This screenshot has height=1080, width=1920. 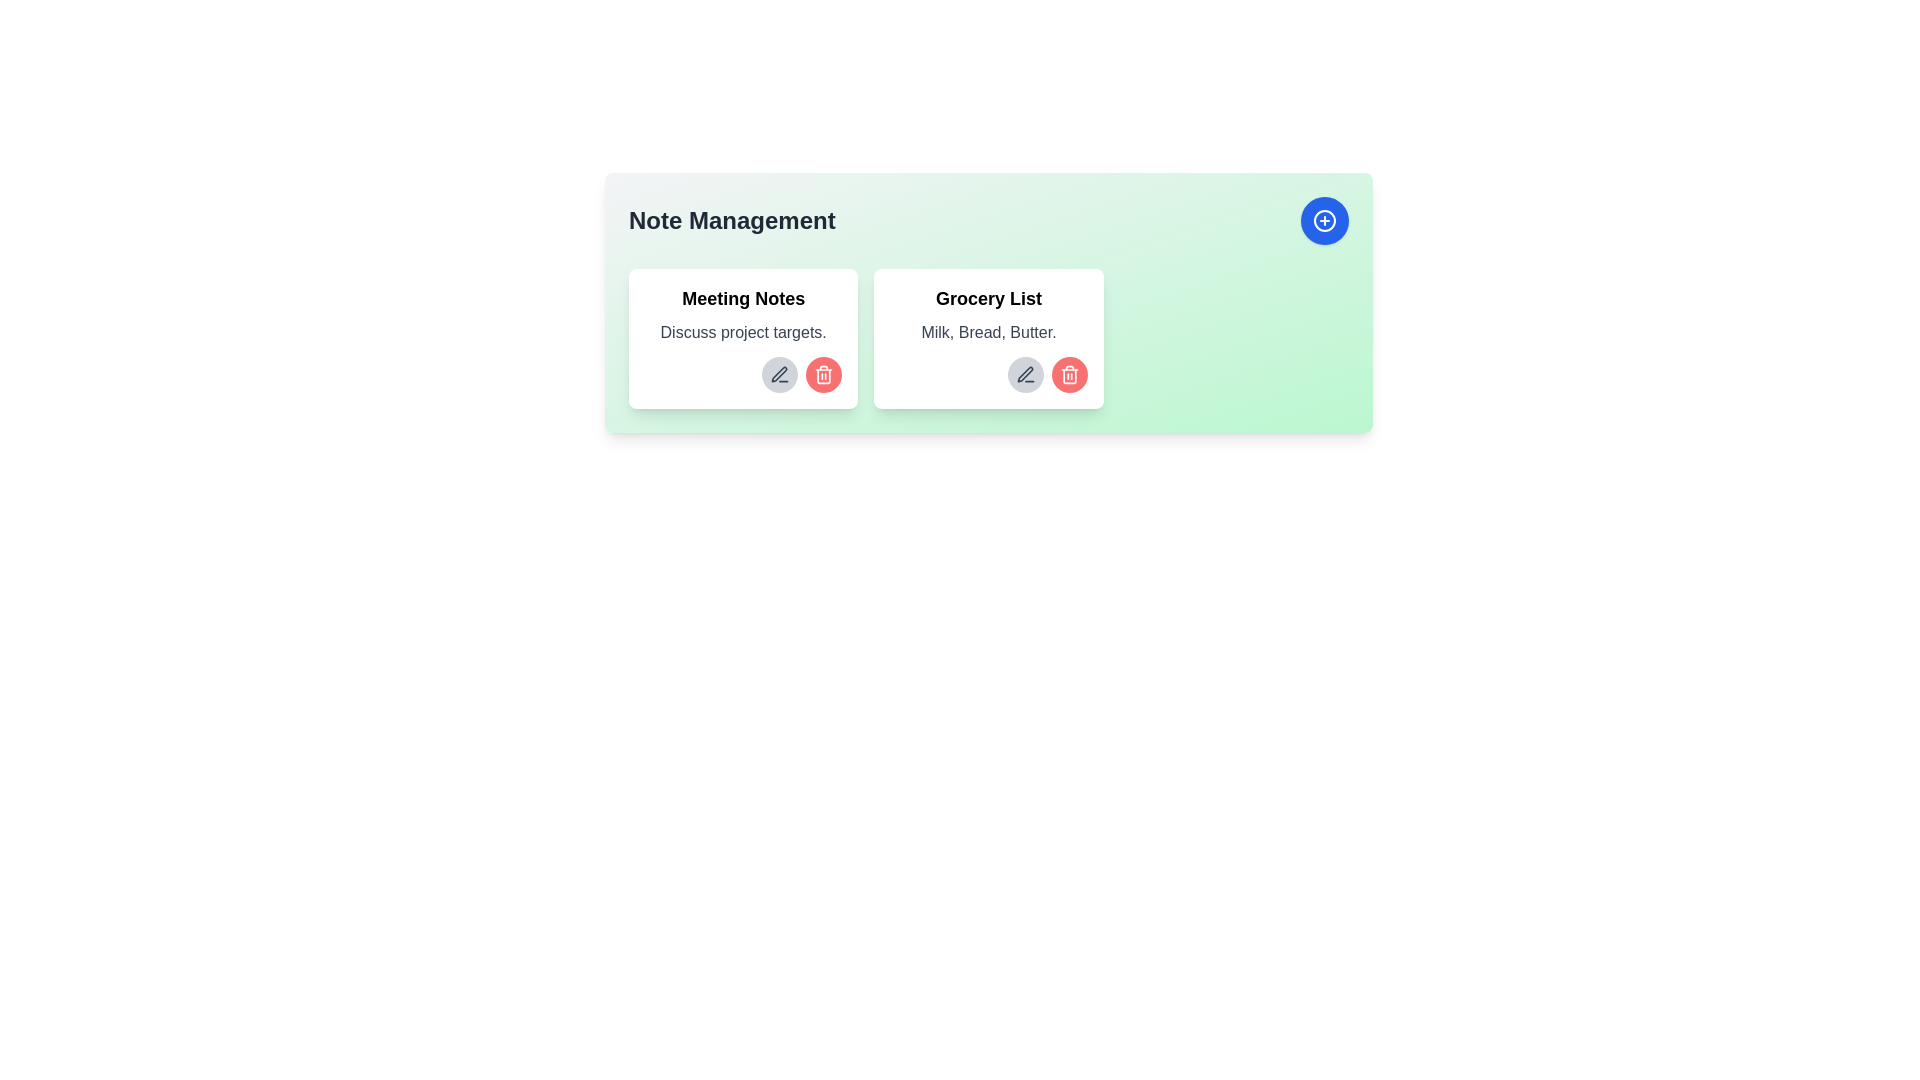 What do you see at coordinates (988, 331) in the screenshot?
I see `the Text display that lists grocery items ('Milk, Bread, Butter') located beneath the 'Grocery List' title in the card component within the 'Note Management' section` at bounding box center [988, 331].